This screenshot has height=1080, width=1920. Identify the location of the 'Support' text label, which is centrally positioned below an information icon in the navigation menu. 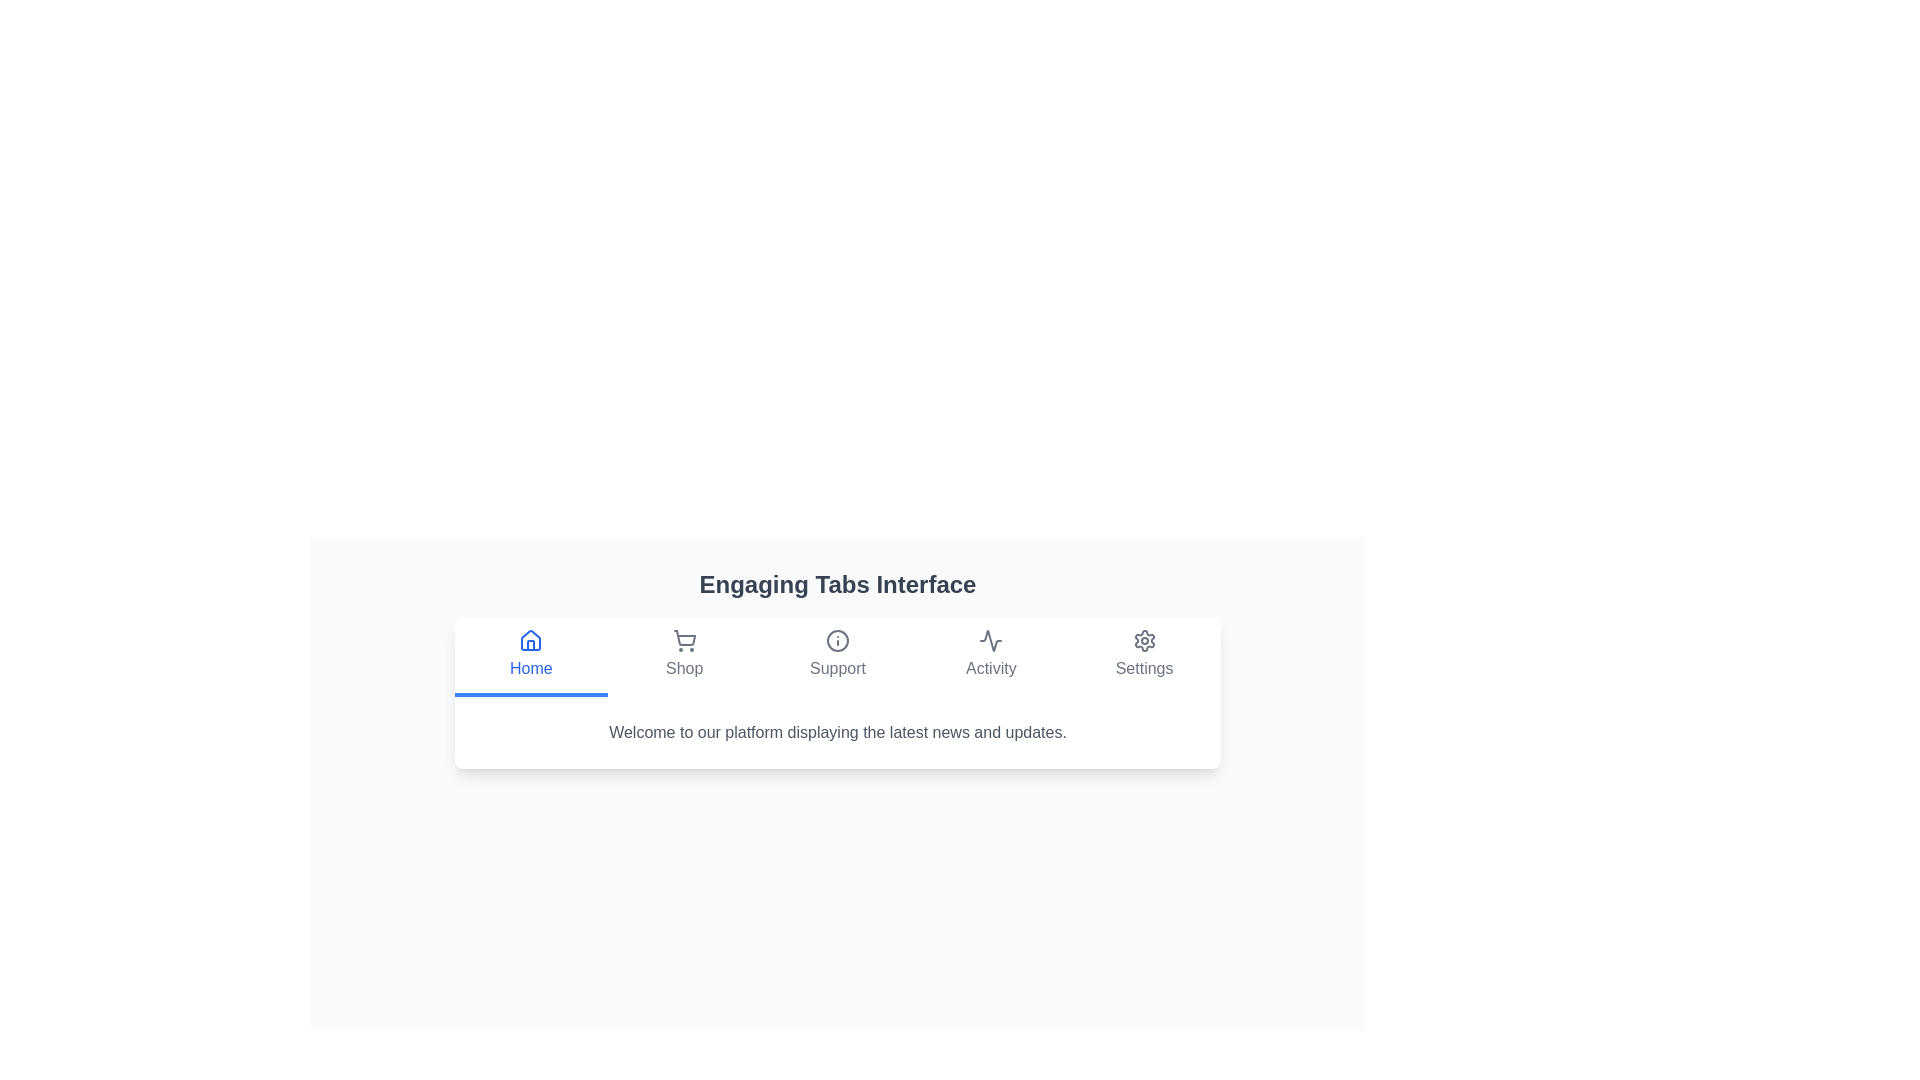
(838, 668).